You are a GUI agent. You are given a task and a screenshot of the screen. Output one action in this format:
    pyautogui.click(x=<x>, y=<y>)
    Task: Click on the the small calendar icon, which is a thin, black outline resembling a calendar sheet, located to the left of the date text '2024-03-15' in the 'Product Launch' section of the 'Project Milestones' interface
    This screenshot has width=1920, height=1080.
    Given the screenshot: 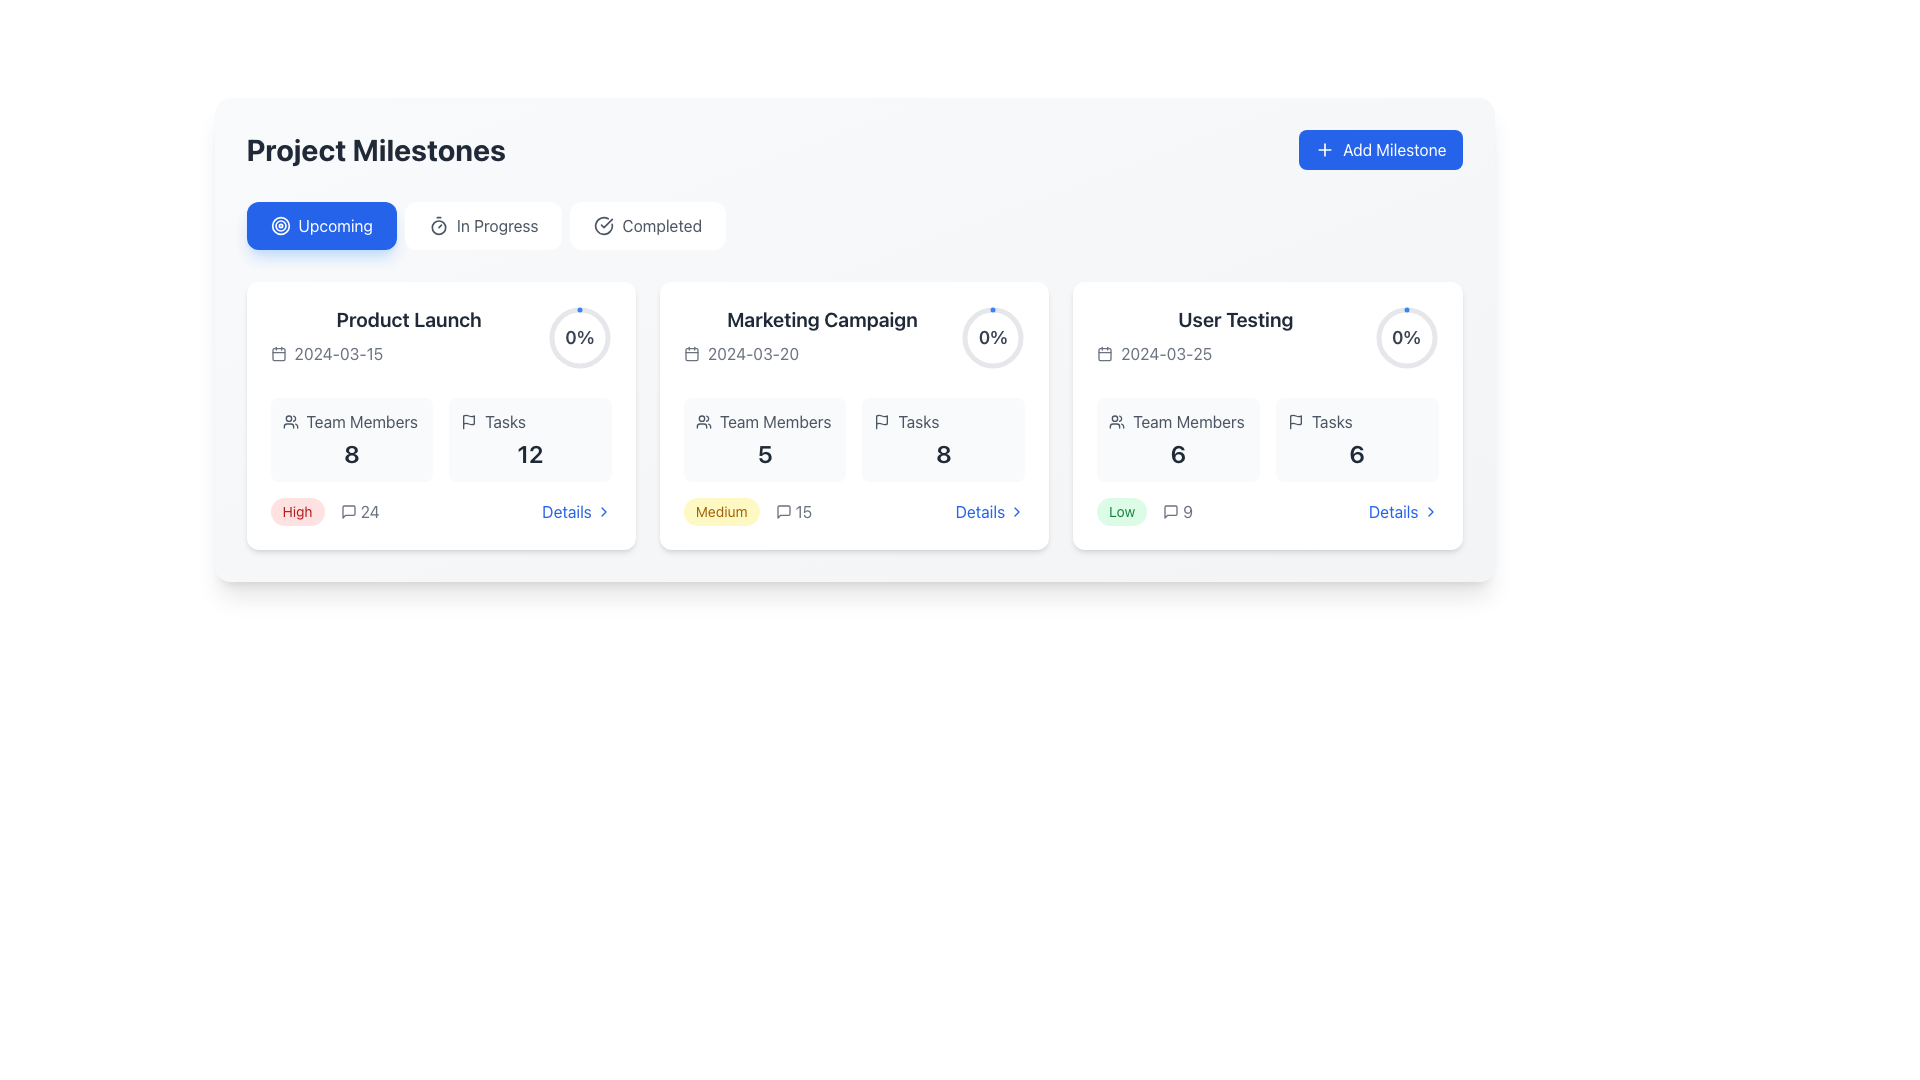 What is the action you would take?
    pyautogui.click(x=277, y=353)
    